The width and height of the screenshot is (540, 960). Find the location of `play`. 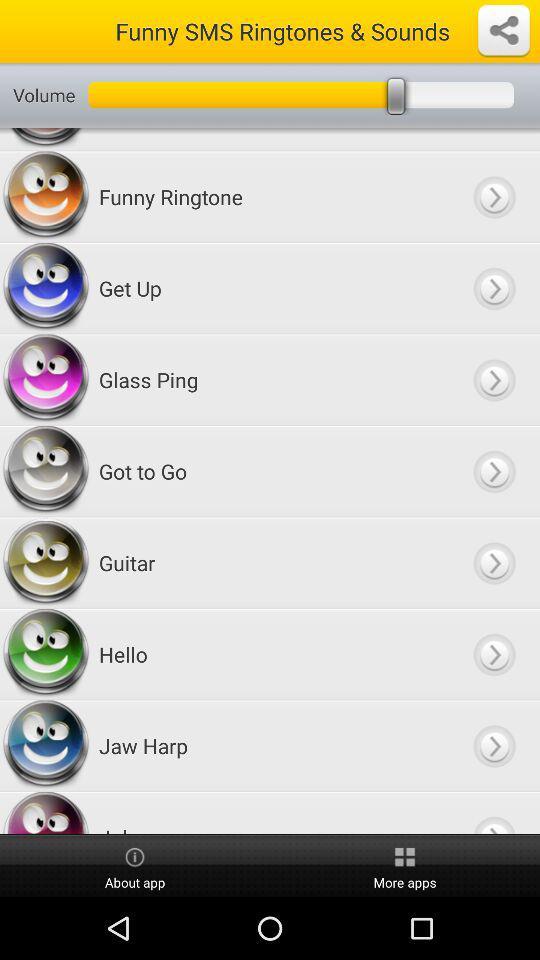

play is located at coordinates (493, 287).